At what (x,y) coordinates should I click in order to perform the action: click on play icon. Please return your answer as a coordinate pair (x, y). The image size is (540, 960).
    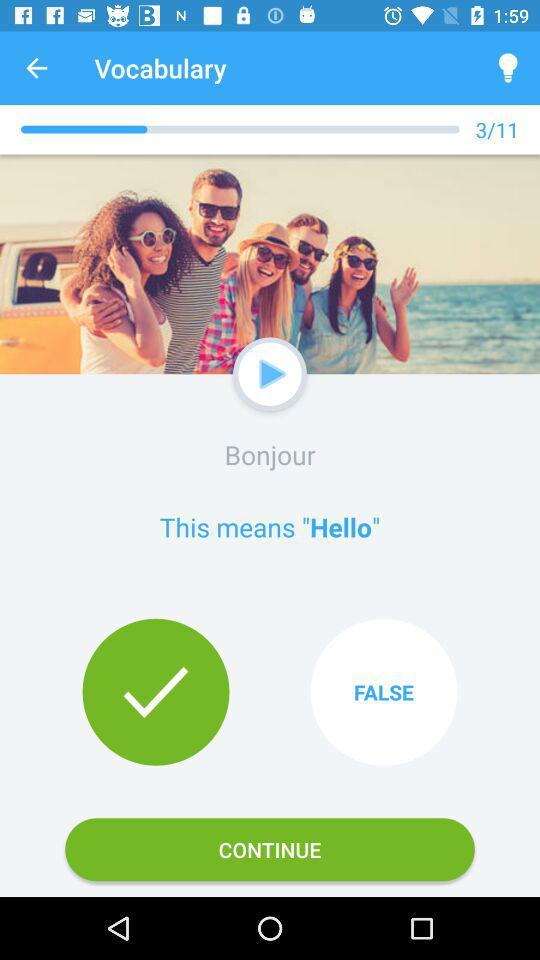
    Looking at the image, I should click on (272, 373).